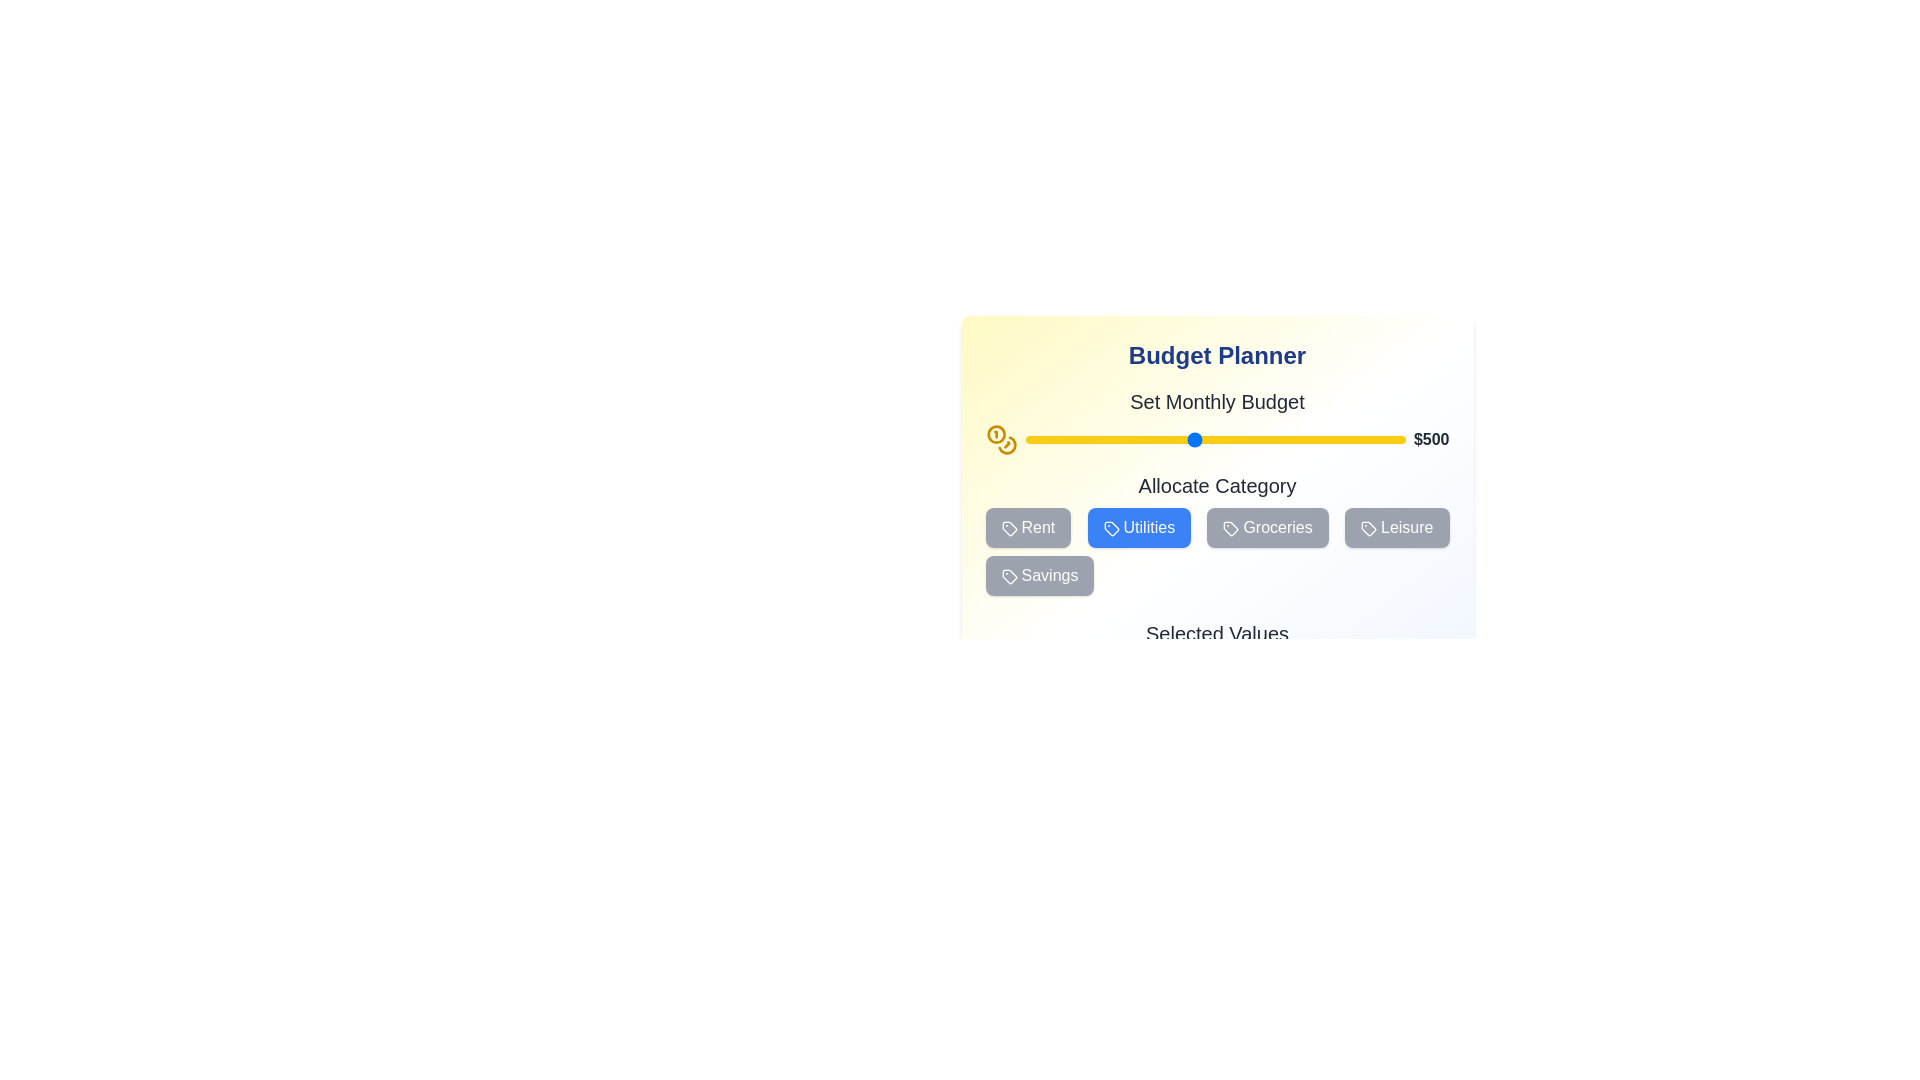  Describe the element at coordinates (1267, 527) in the screenshot. I see `the 'Groceries' button, which is a gray rectangular button with rounded corners and contains the label 'Groceries' in white text, located in the 'Allocate Category' section as the third button from the left` at that location.